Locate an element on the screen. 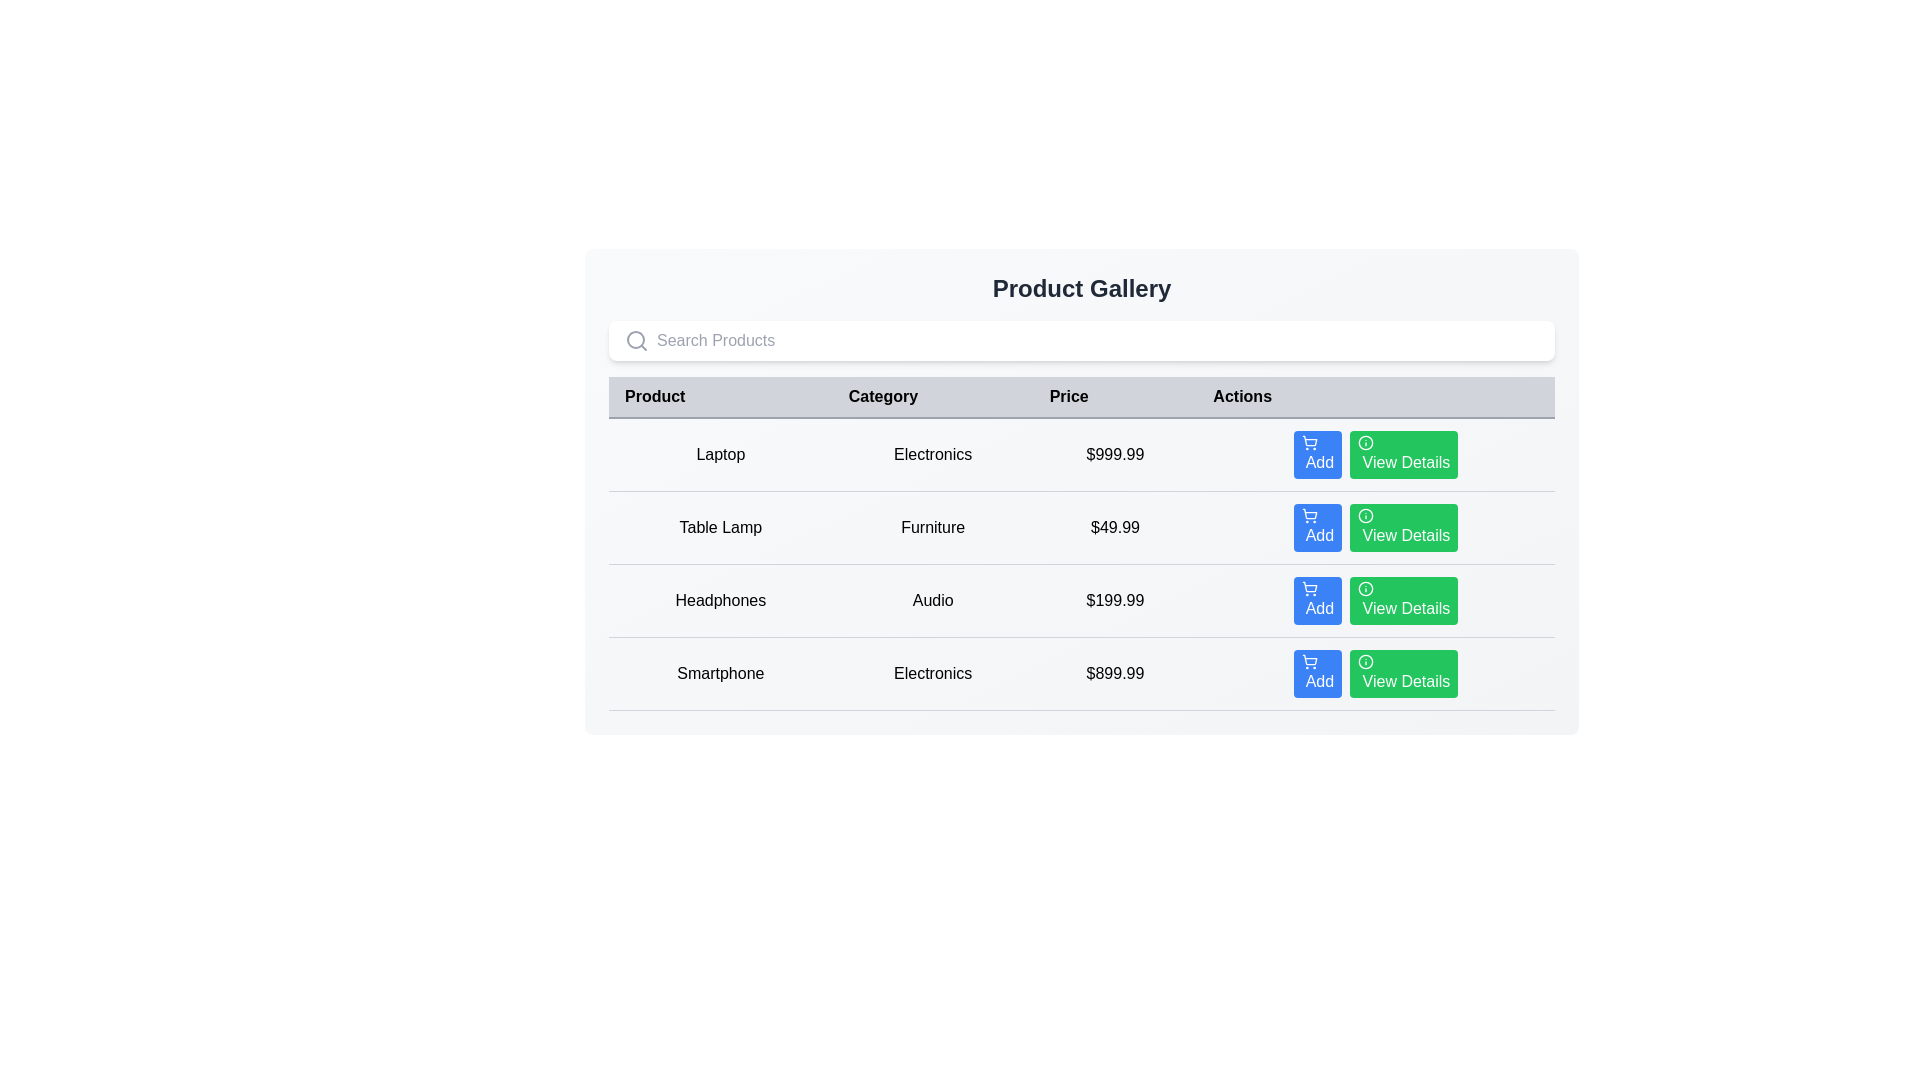 The image size is (1920, 1080). the button located at the bottom-right corner of the last row in the table under the 'Actions' column is located at coordinates (1403, 674).